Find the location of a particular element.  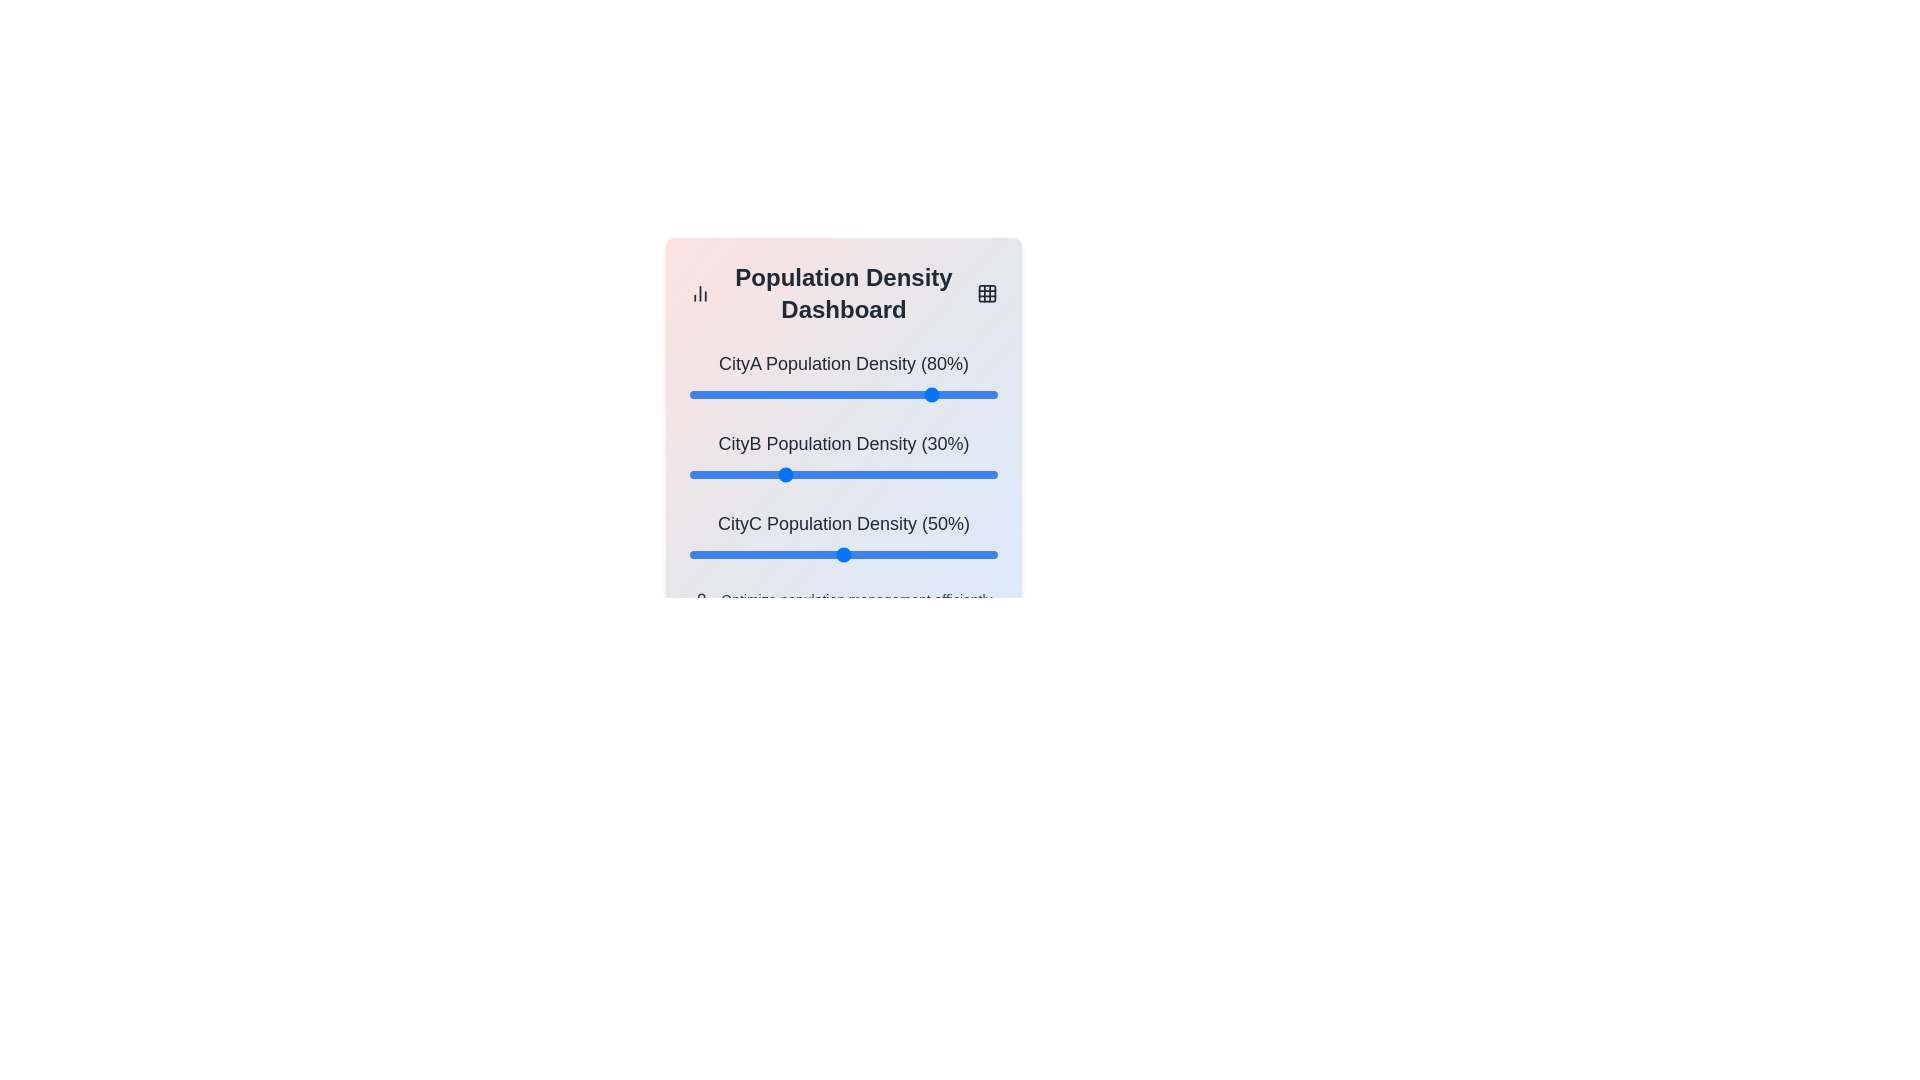

the header icon chart_icon to access its functionality is located at coordinates (700, 293).